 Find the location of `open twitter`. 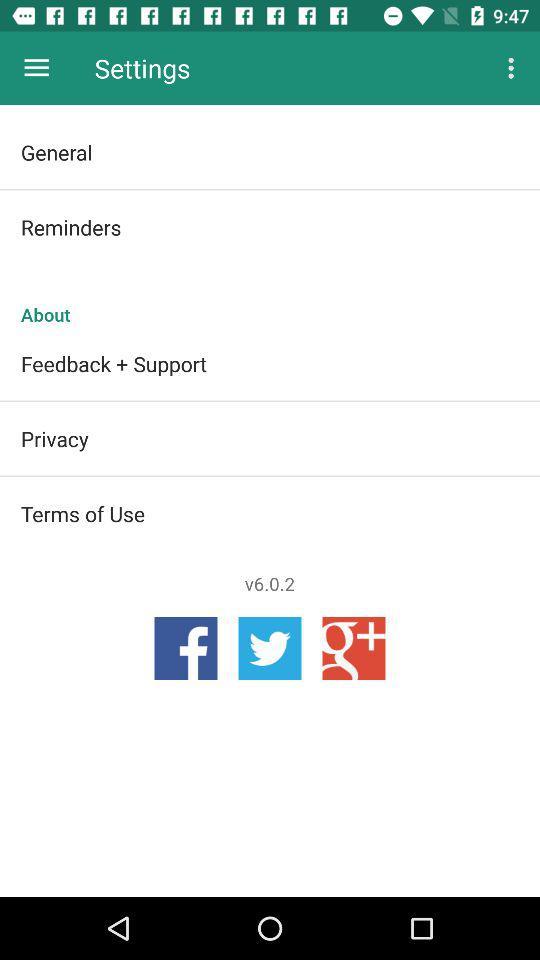

open twitter is located at coordinates (270, 647).